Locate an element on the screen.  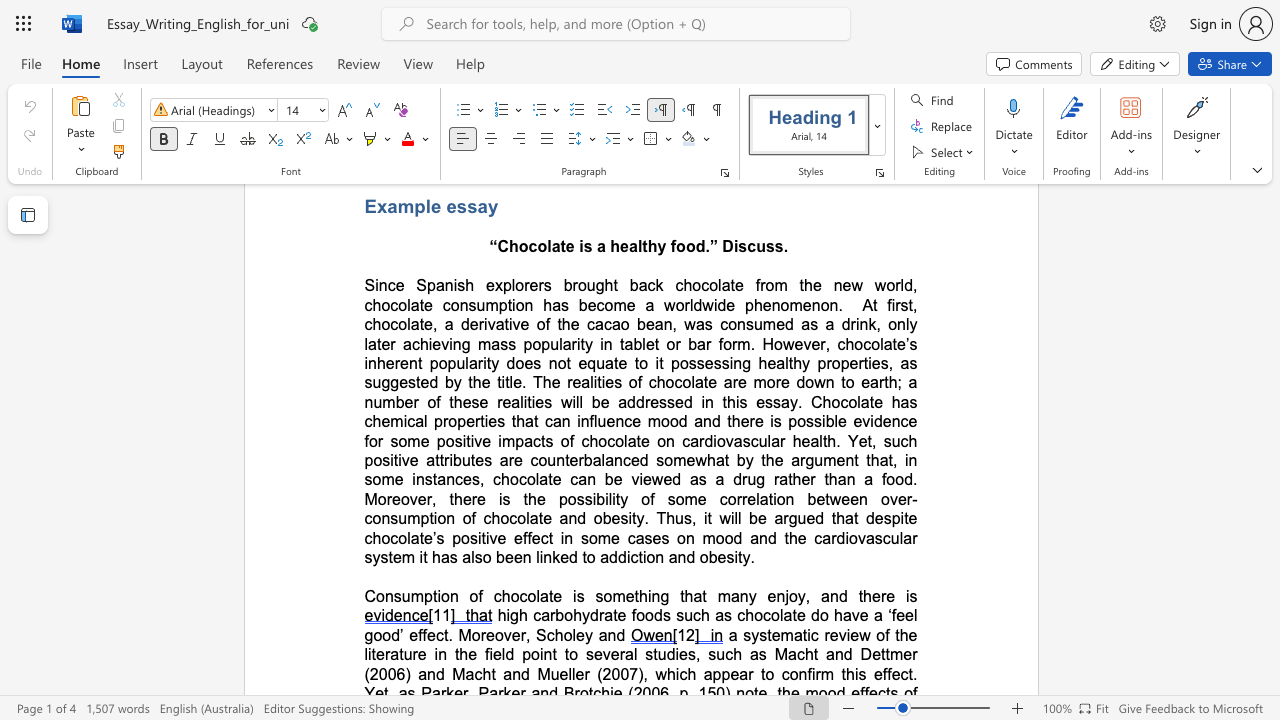
the subset text "rm" within the text "appear to confirm" is located at coordinates (815, 674).